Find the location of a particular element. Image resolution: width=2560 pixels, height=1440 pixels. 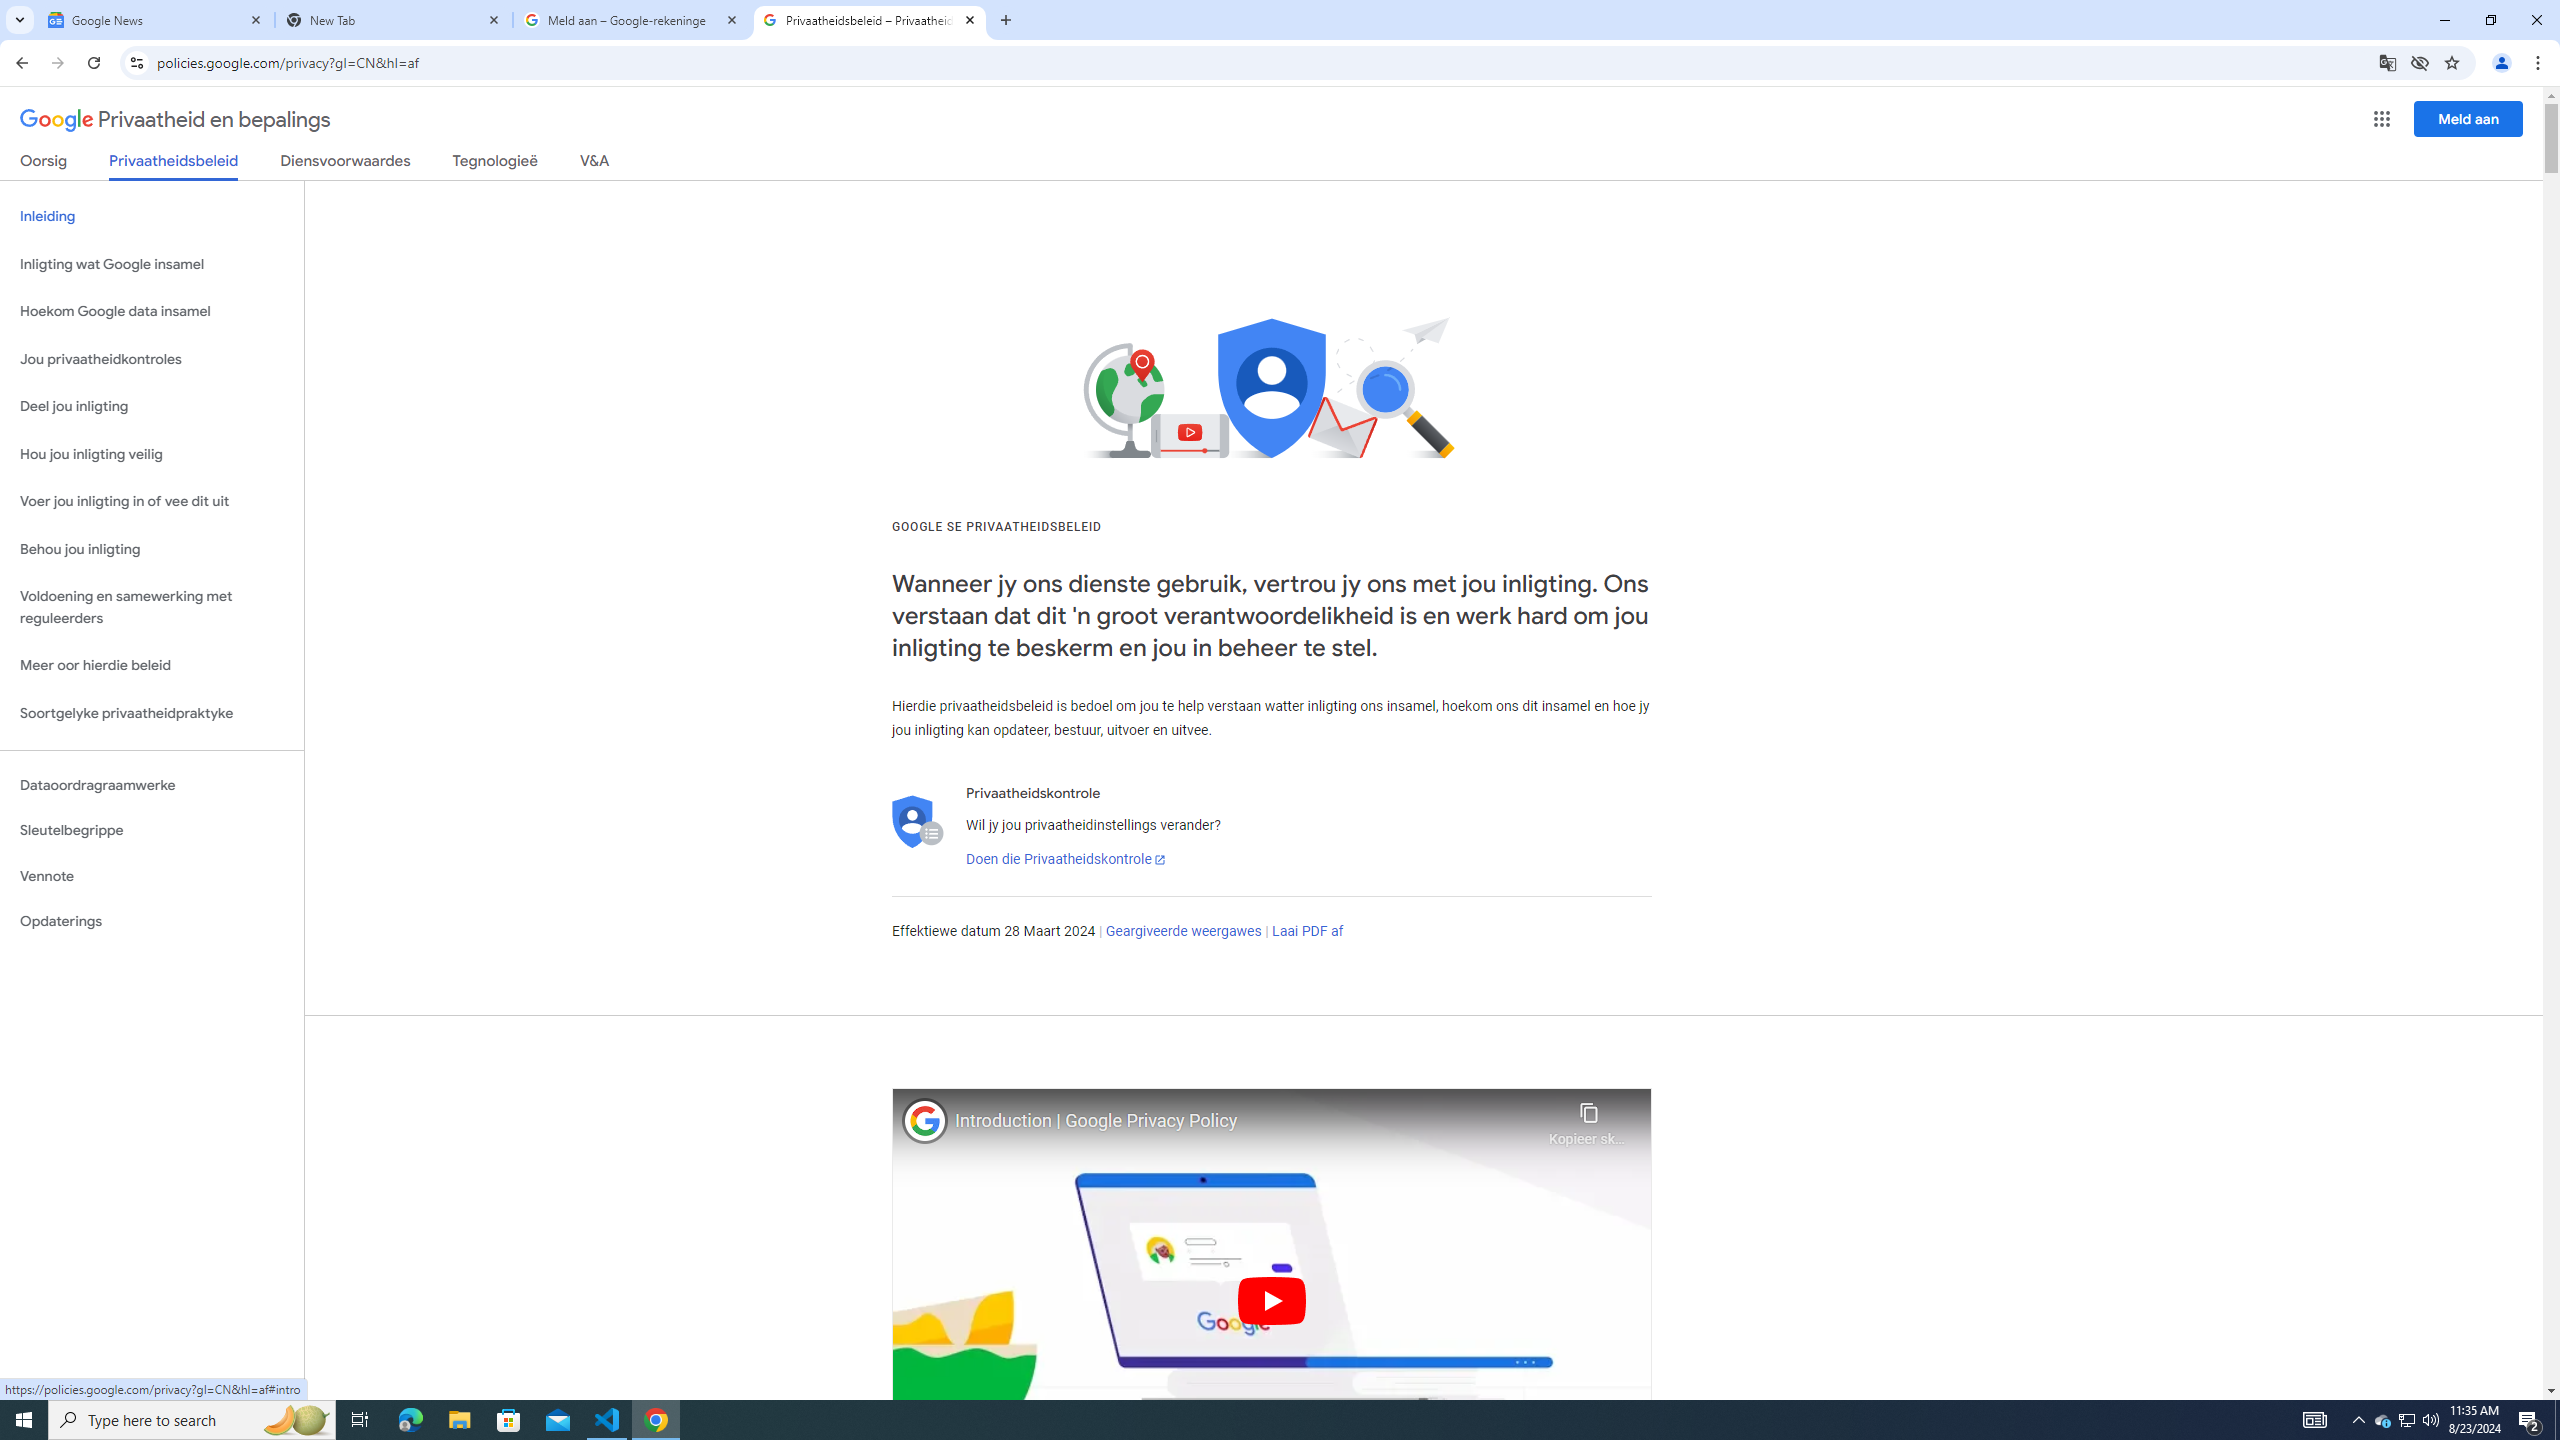

'New Tab' is located at coordinates (394, 19).